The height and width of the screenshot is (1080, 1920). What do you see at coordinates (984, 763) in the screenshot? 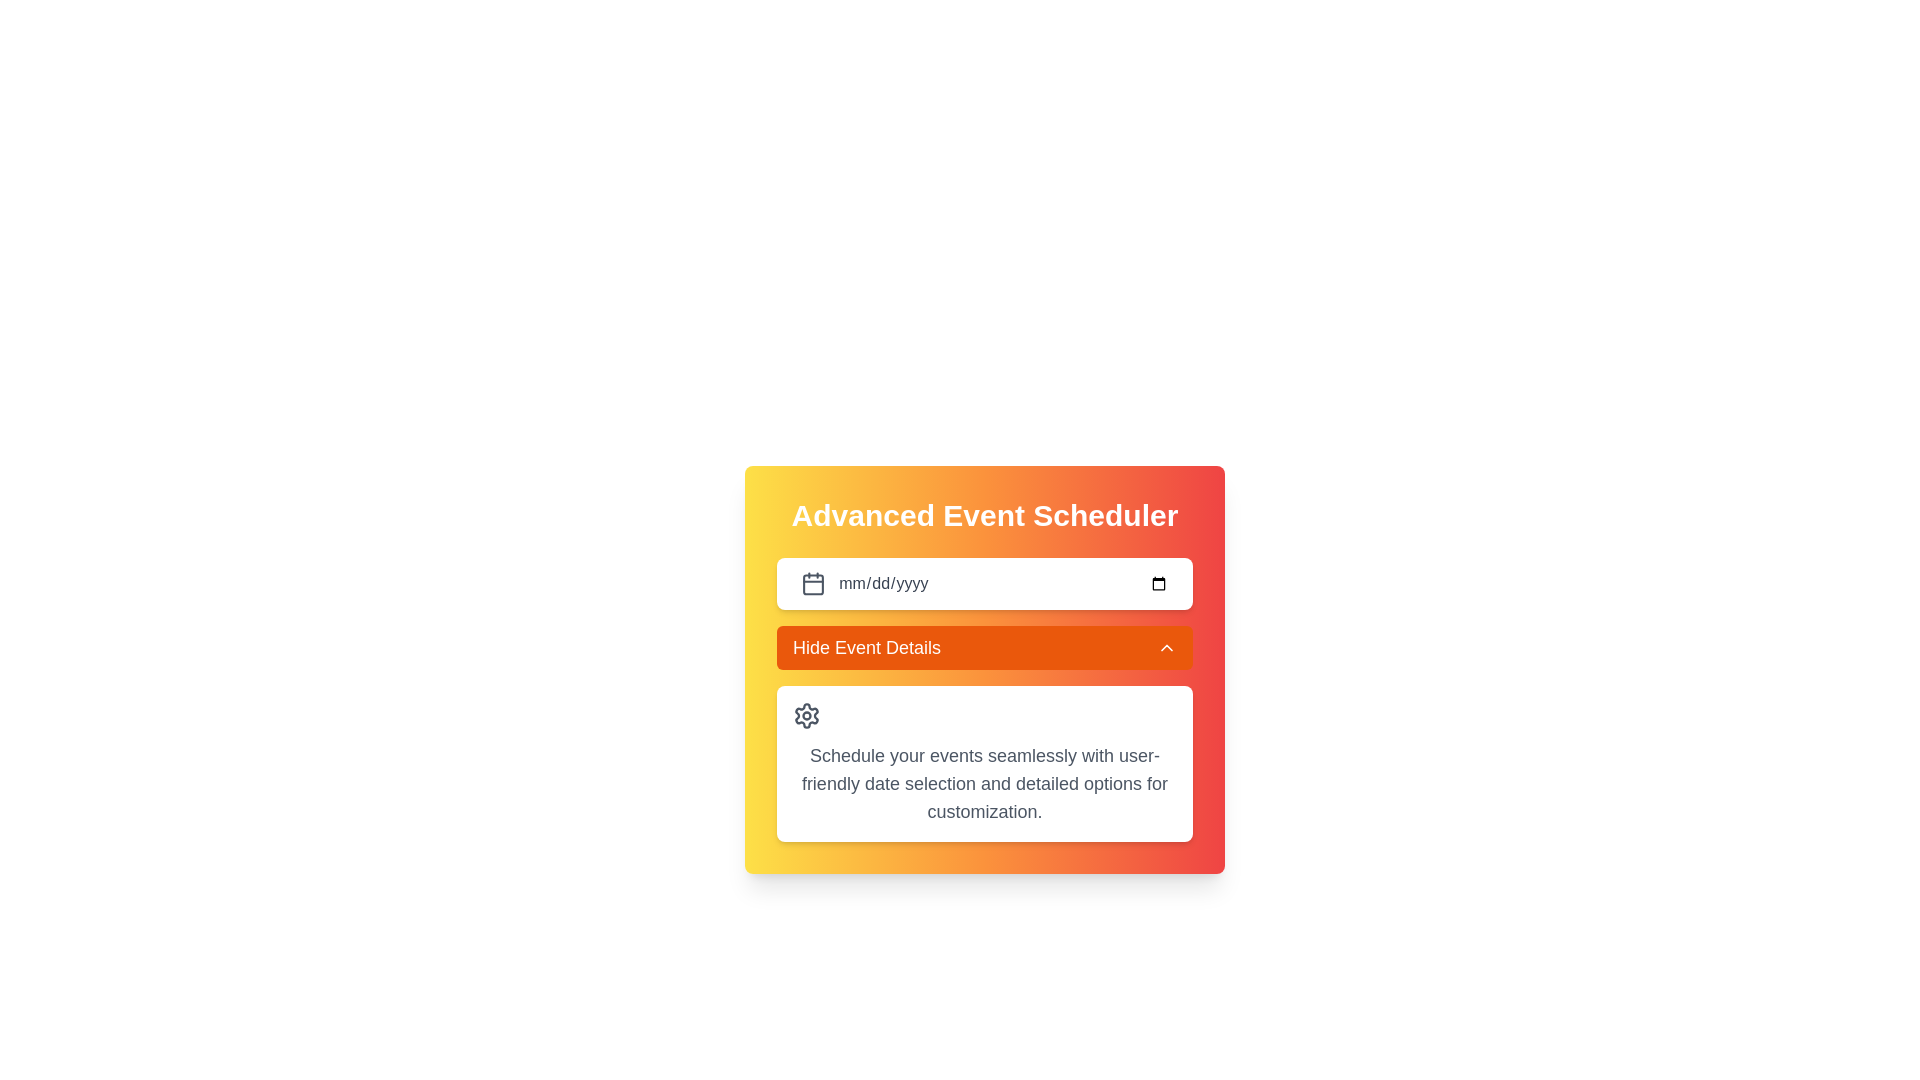
I see `the Descriptive Information Block located in the bottom section of the gradient-colored card titled 'Advanced Event Scheduler', which provides details about the functionality of the scheduler module` at bounding box center [984, 763].